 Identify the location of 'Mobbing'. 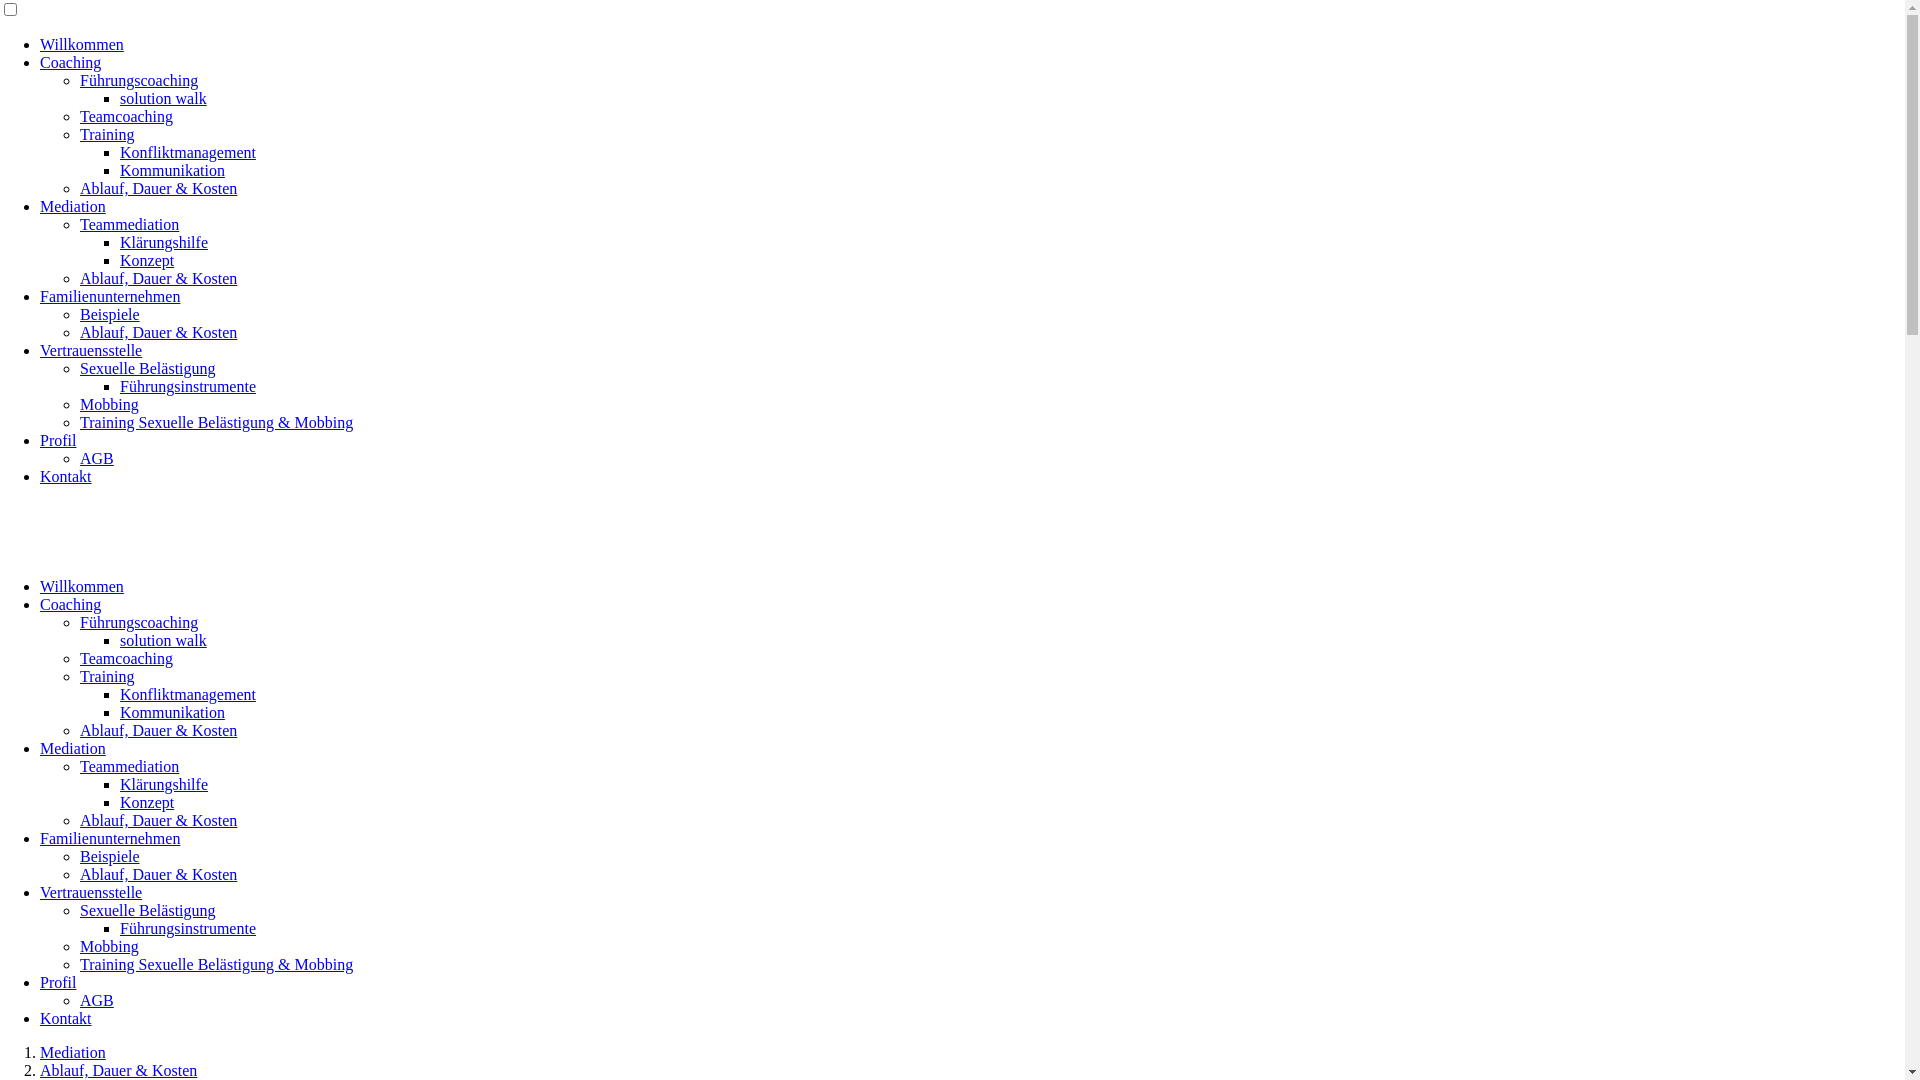
(108, 945).